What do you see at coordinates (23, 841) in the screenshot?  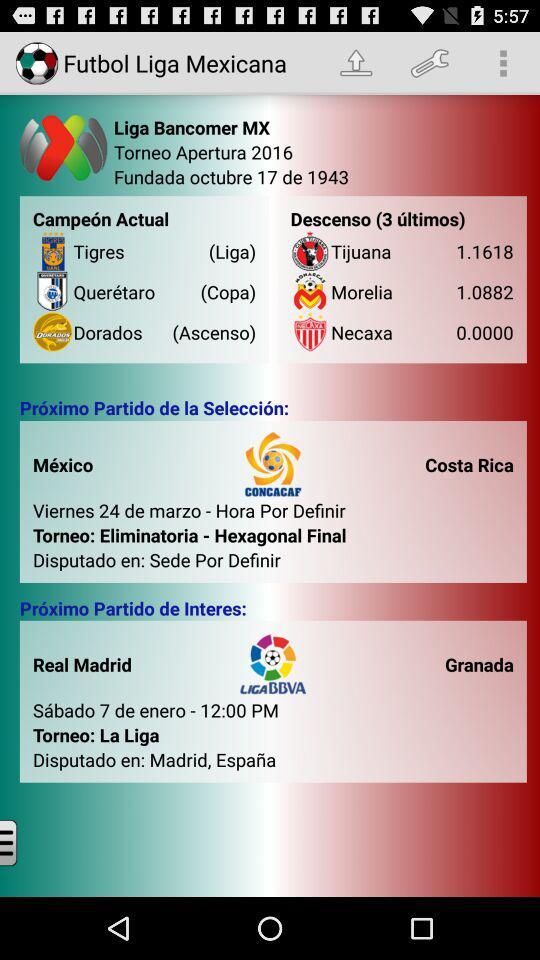 I see `menu` at bounding box center [23, 841].